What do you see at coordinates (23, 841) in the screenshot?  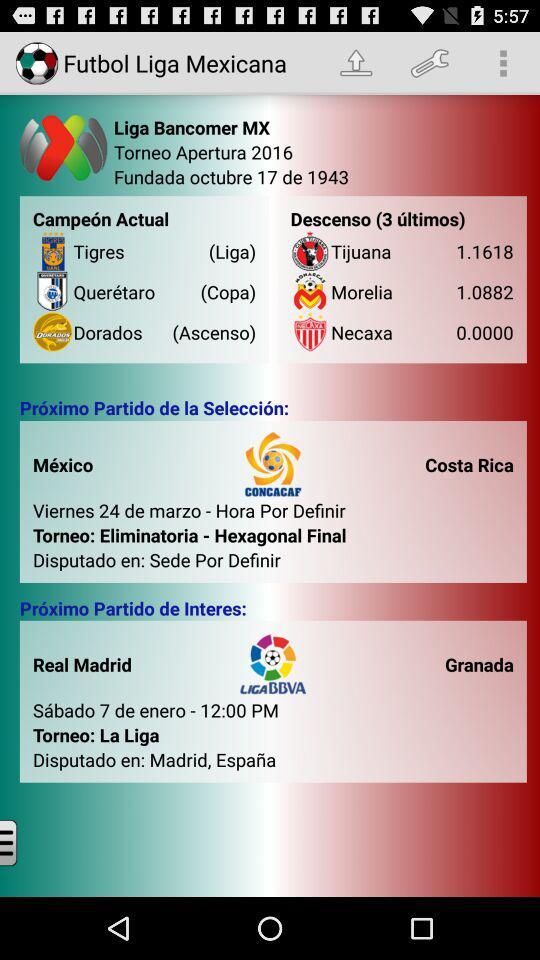 I see `menu` at bounding box center [23, 841].